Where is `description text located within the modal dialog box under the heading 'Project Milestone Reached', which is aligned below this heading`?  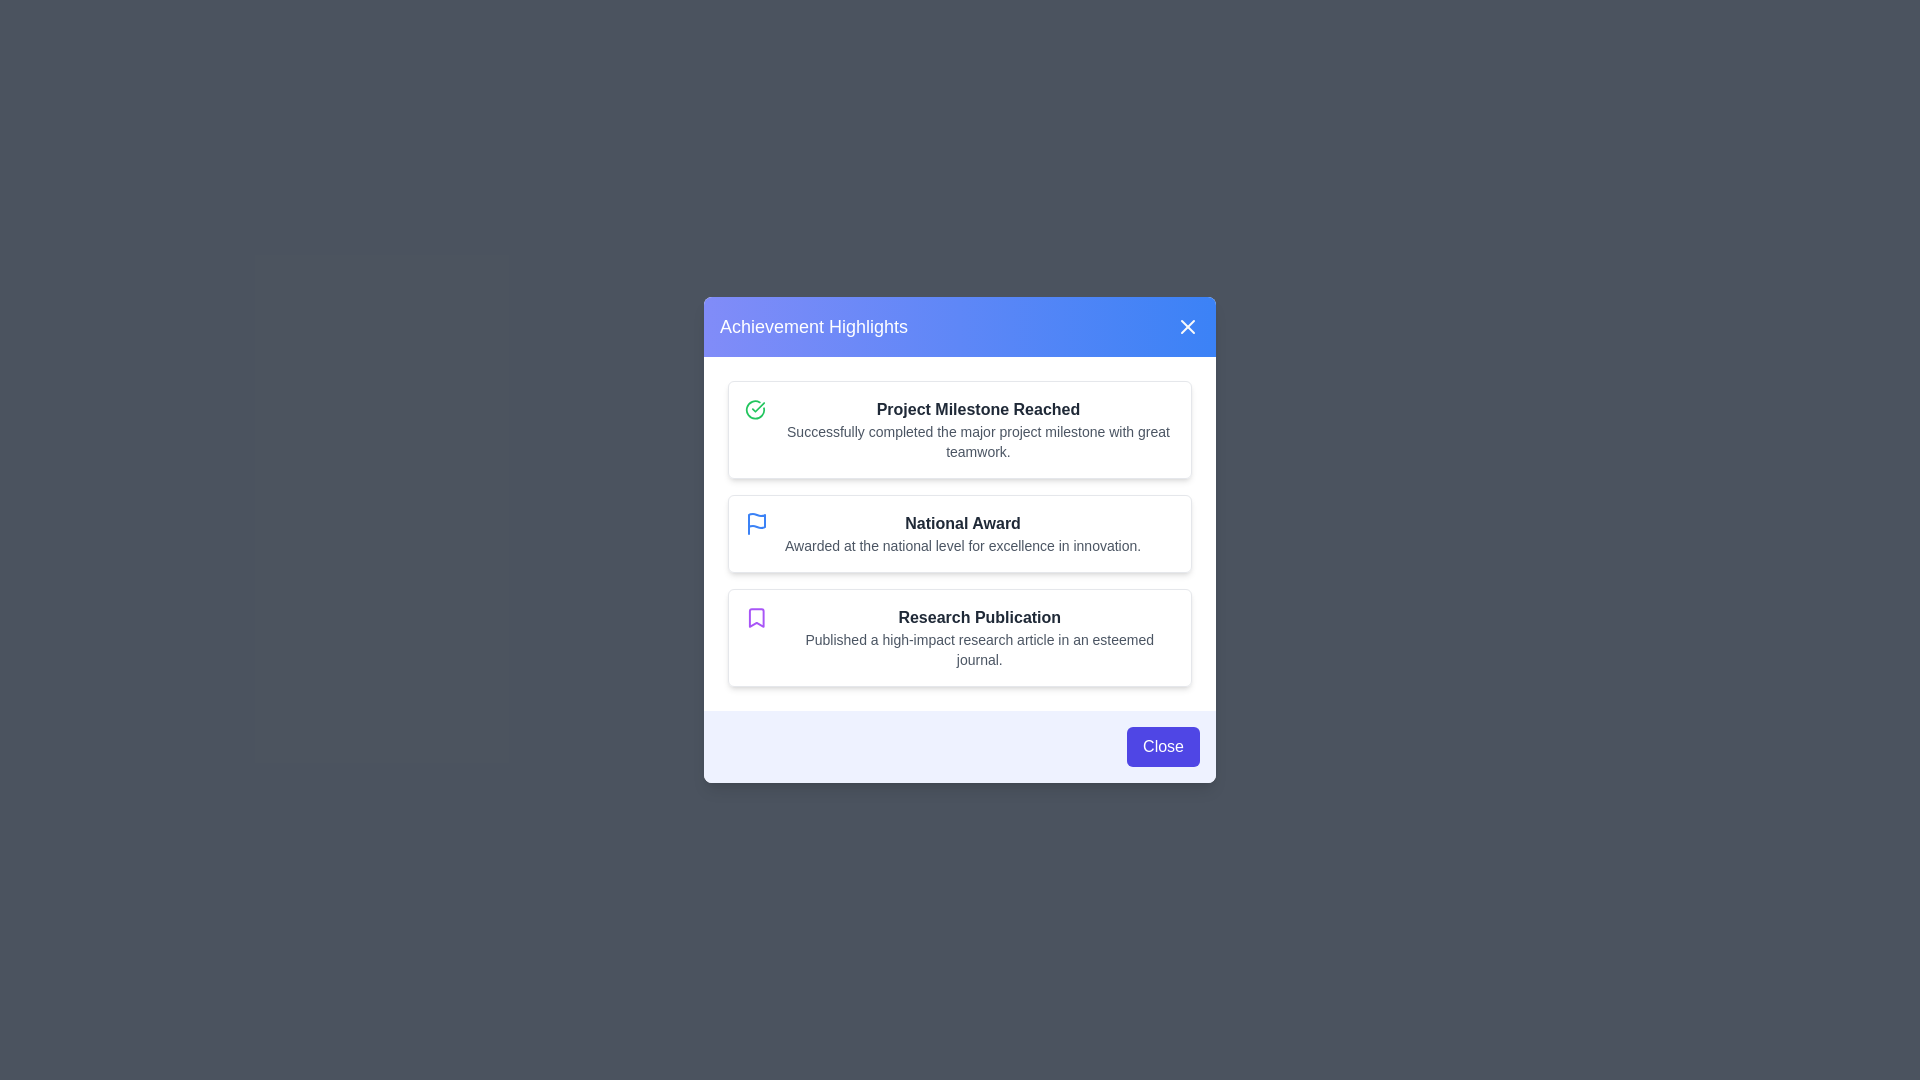 description text located within the modal dialog box under the heading 'Project Milestone Reached', which is aligned below this heading is located at coordinates (978, 441).